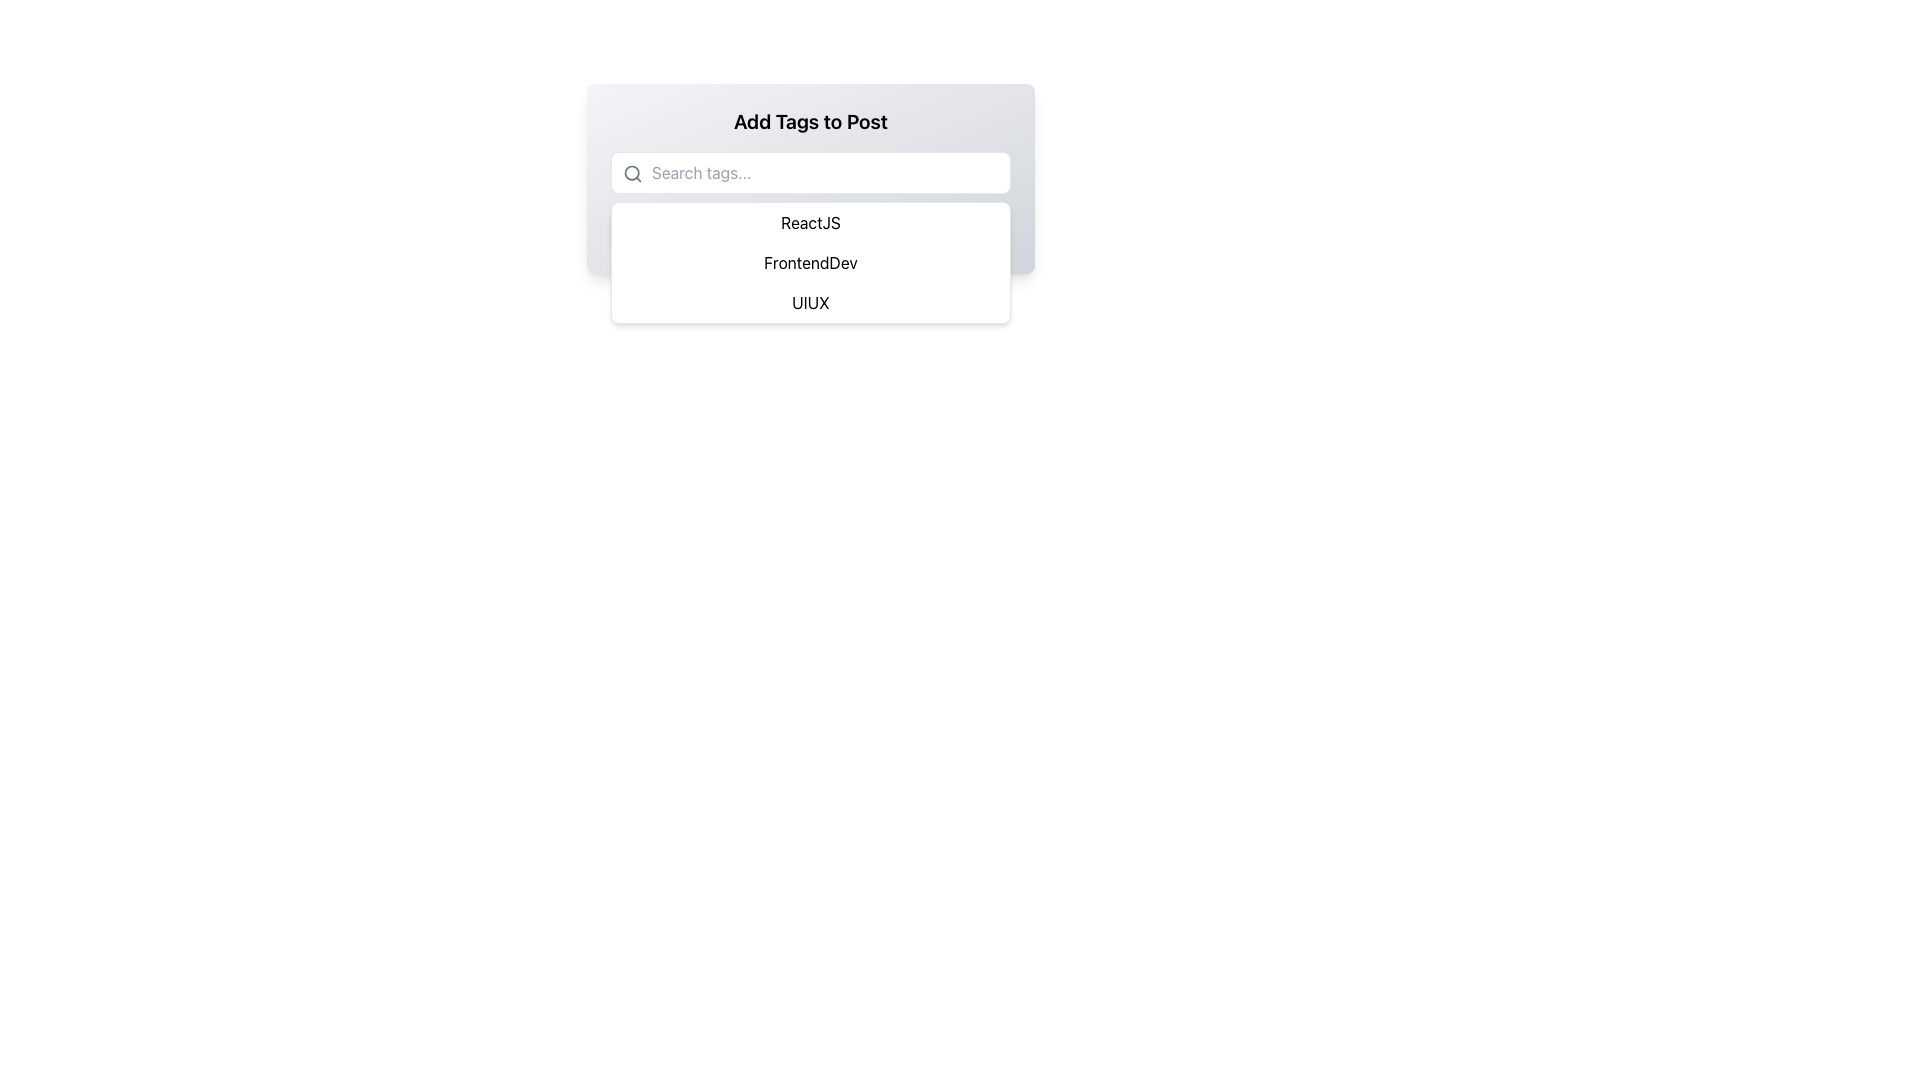  What do you see at coordinates (631, 172) in the screenshot?
I see `the Circle SVG component of the search icon, which represents the lens of the magnifying glass, located at the start of the input field labeled 'Search tags...'` at bounding box center [631, 172].